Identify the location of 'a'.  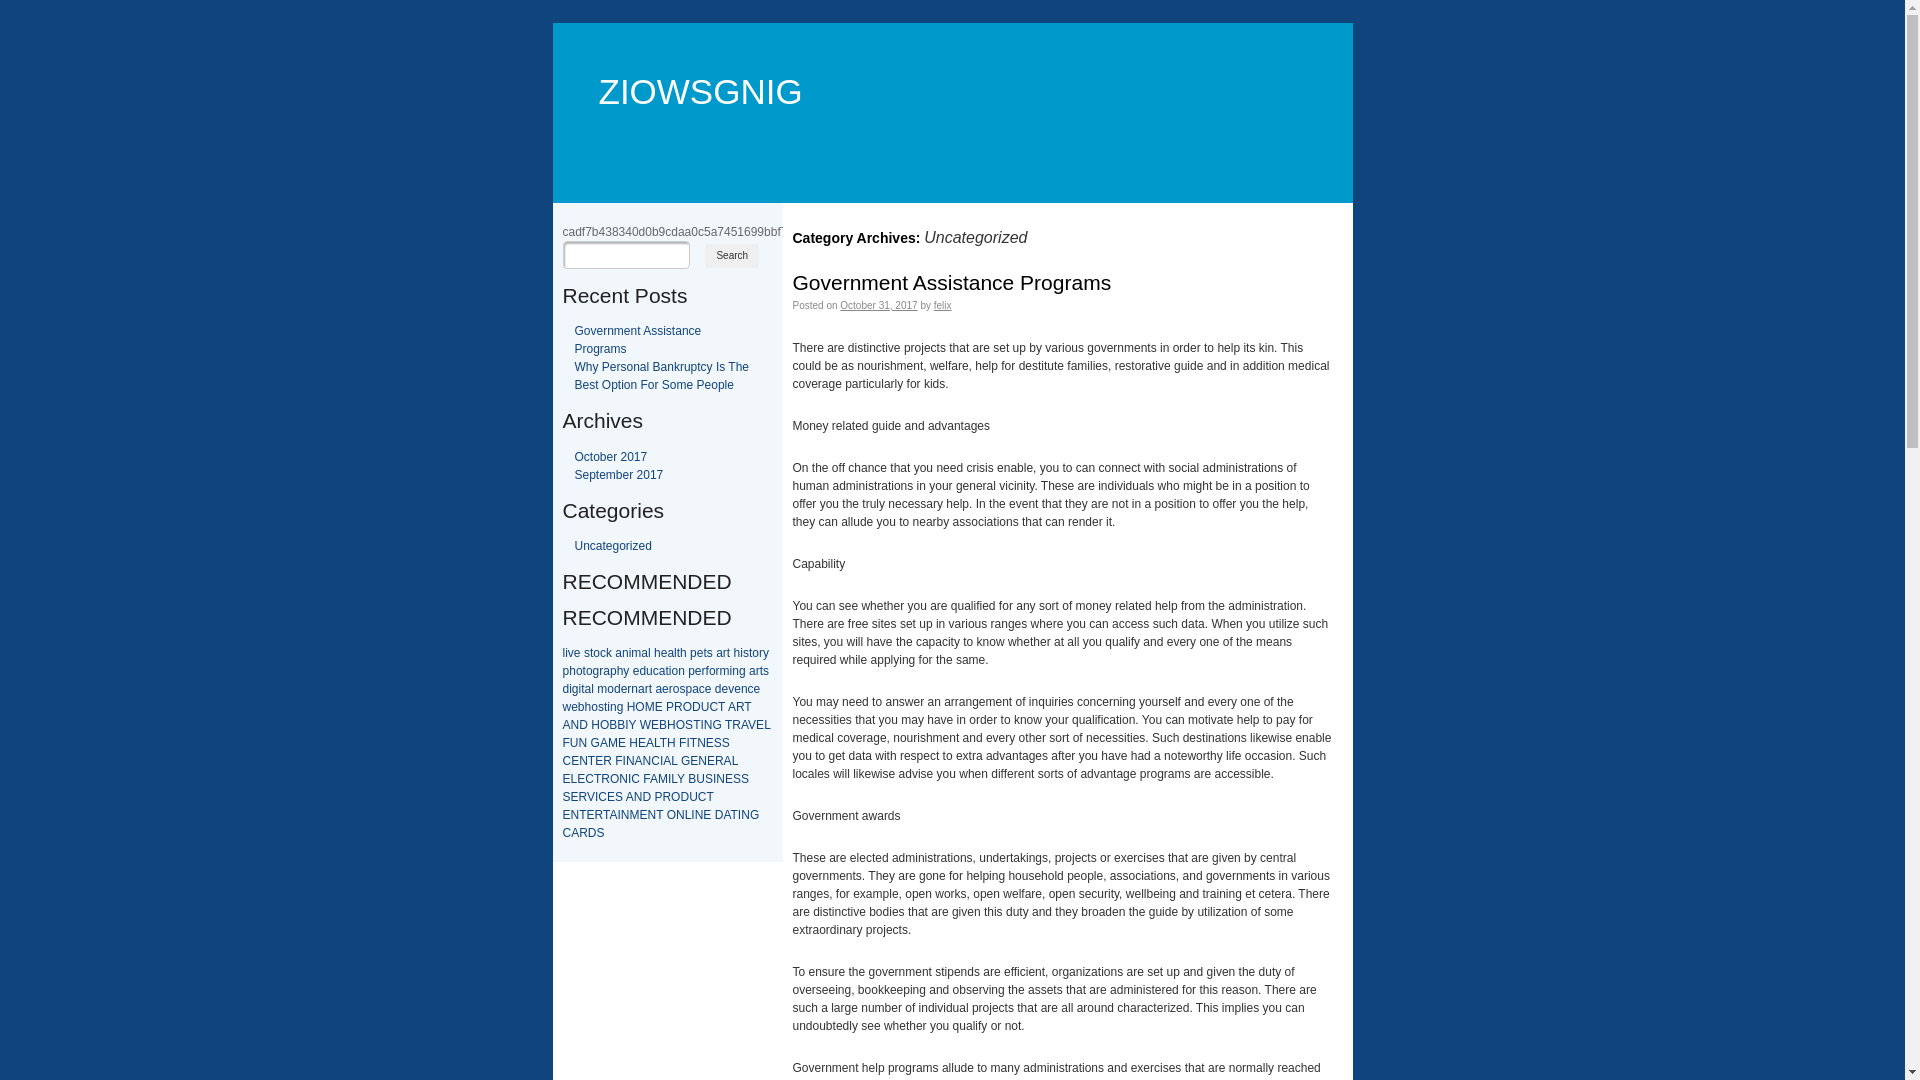
(662, 671).